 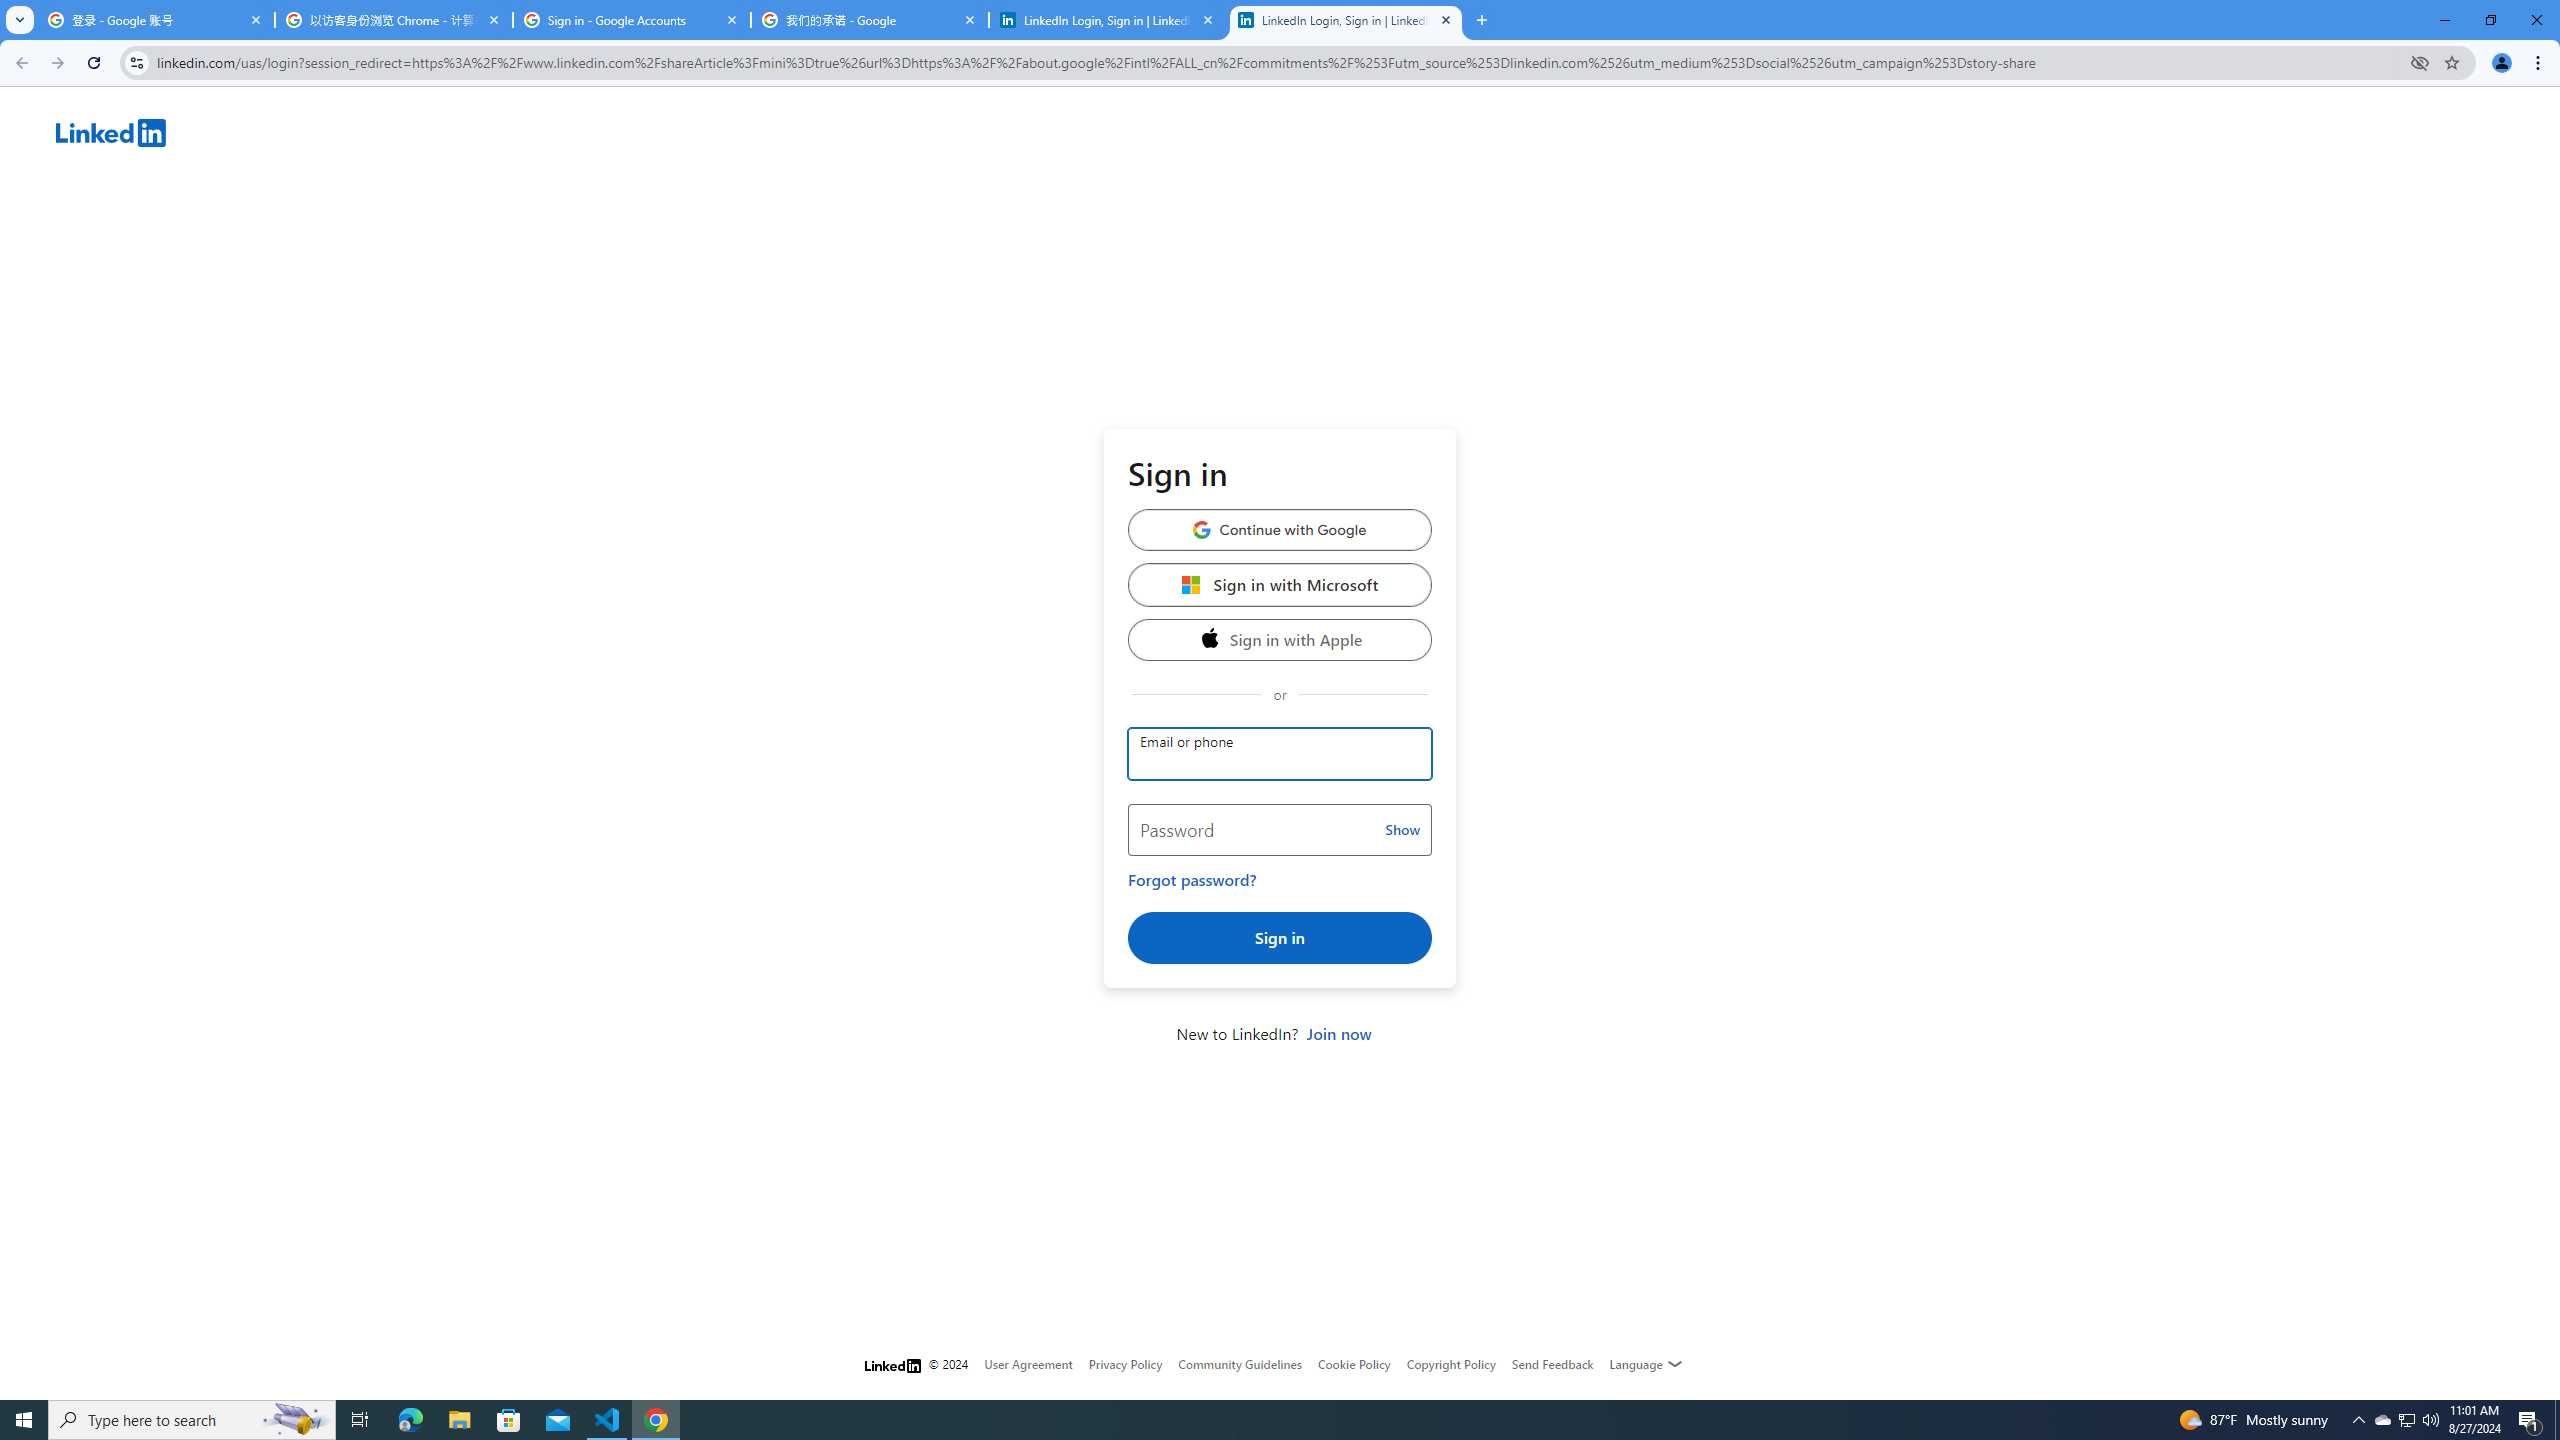 What do you see at coordinates (1280, 528) in the screenshot?
I see `'Continue with Google'` at bounding box center [1280, 528].